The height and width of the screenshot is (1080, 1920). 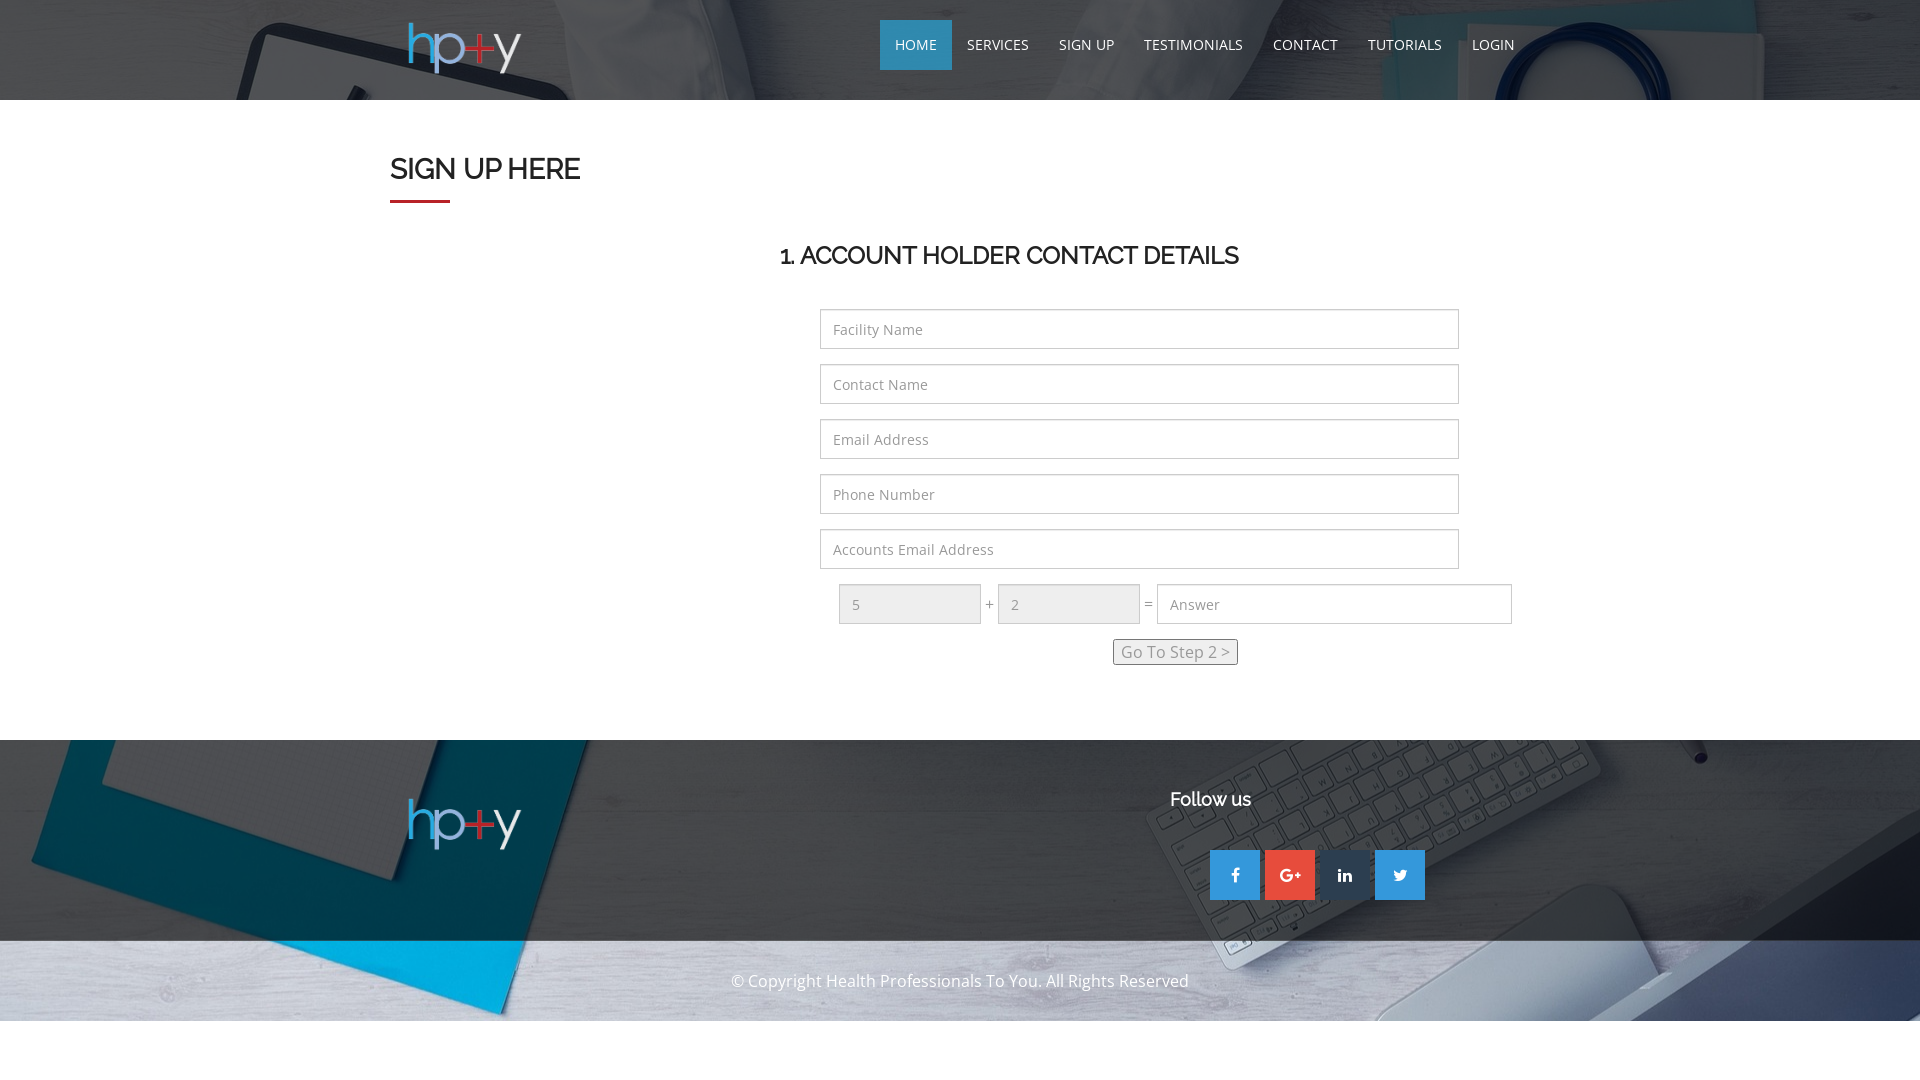 I want to click on 'SIGN UP', so click(x=1042, y=45).